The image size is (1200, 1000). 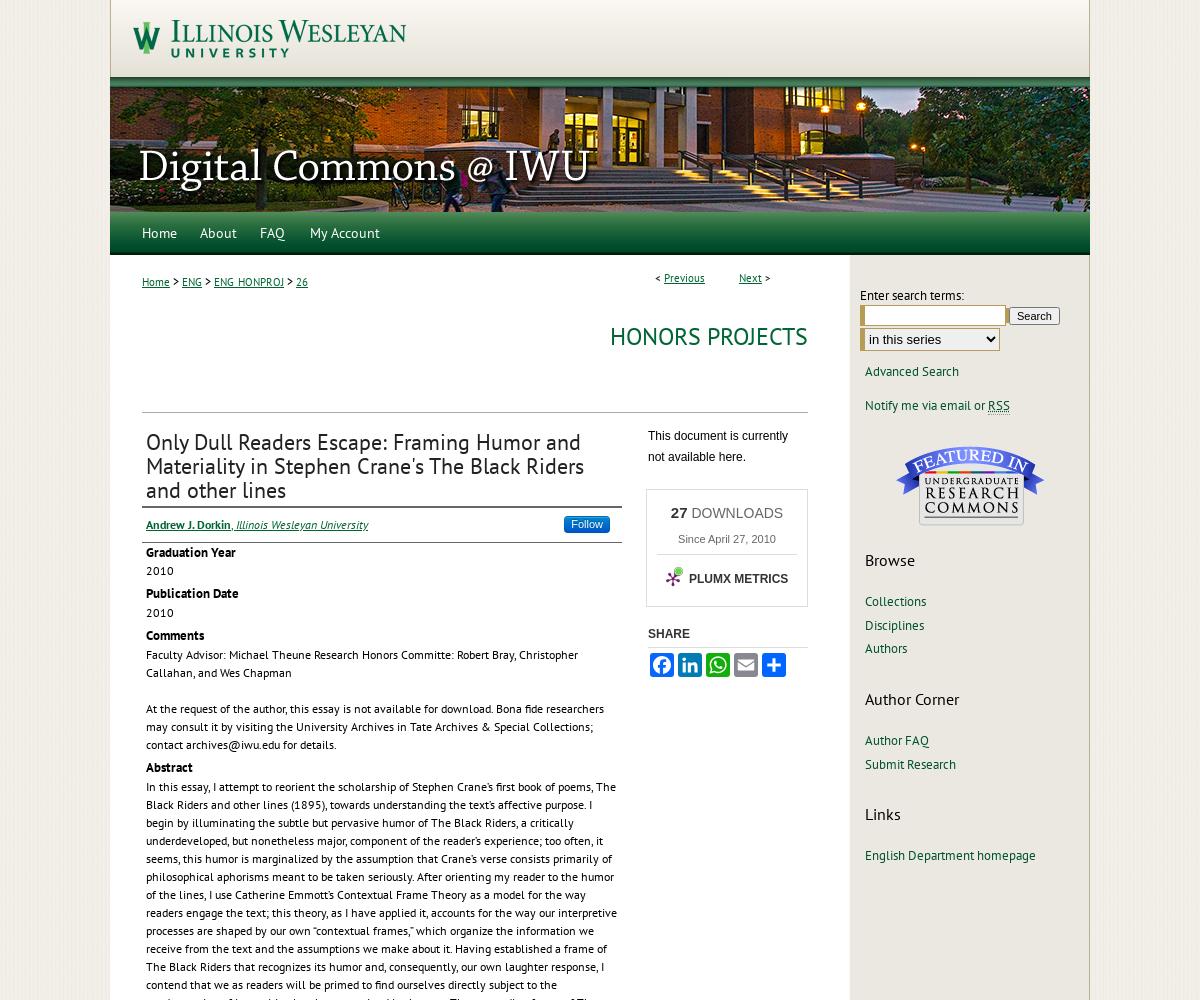 What do you see at coordinates (726, 539) in the screenshot?
I see `'Since April 27, 2010'` at bounding box center [726, 539].